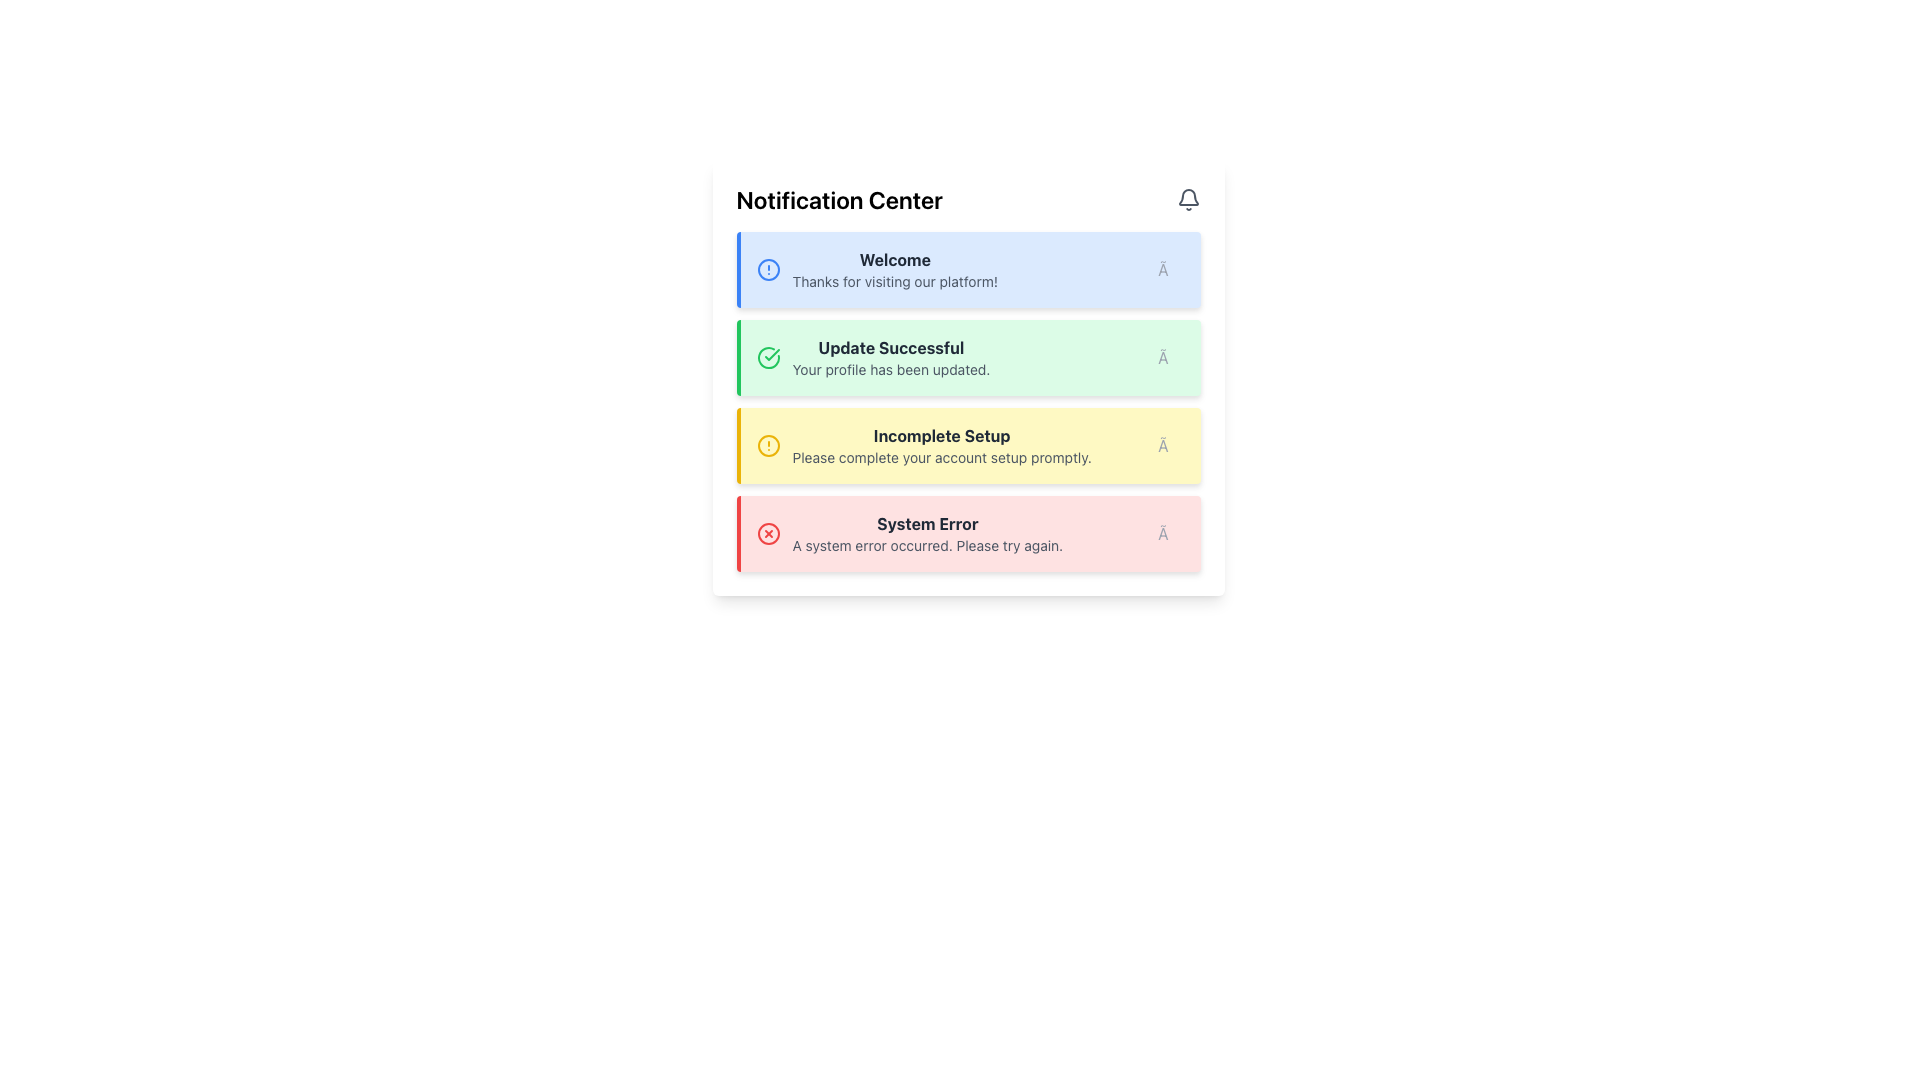 Image resolution: width=1920 pixels, height=1080 pixels. What do you see at coordinates (767, 270) in the screenshot?
I see `the blue circular alert icon located at the top-left corner of the 'Welcome' notification card, which is aligned vertically with the text content` at bounding box center [767, 270].